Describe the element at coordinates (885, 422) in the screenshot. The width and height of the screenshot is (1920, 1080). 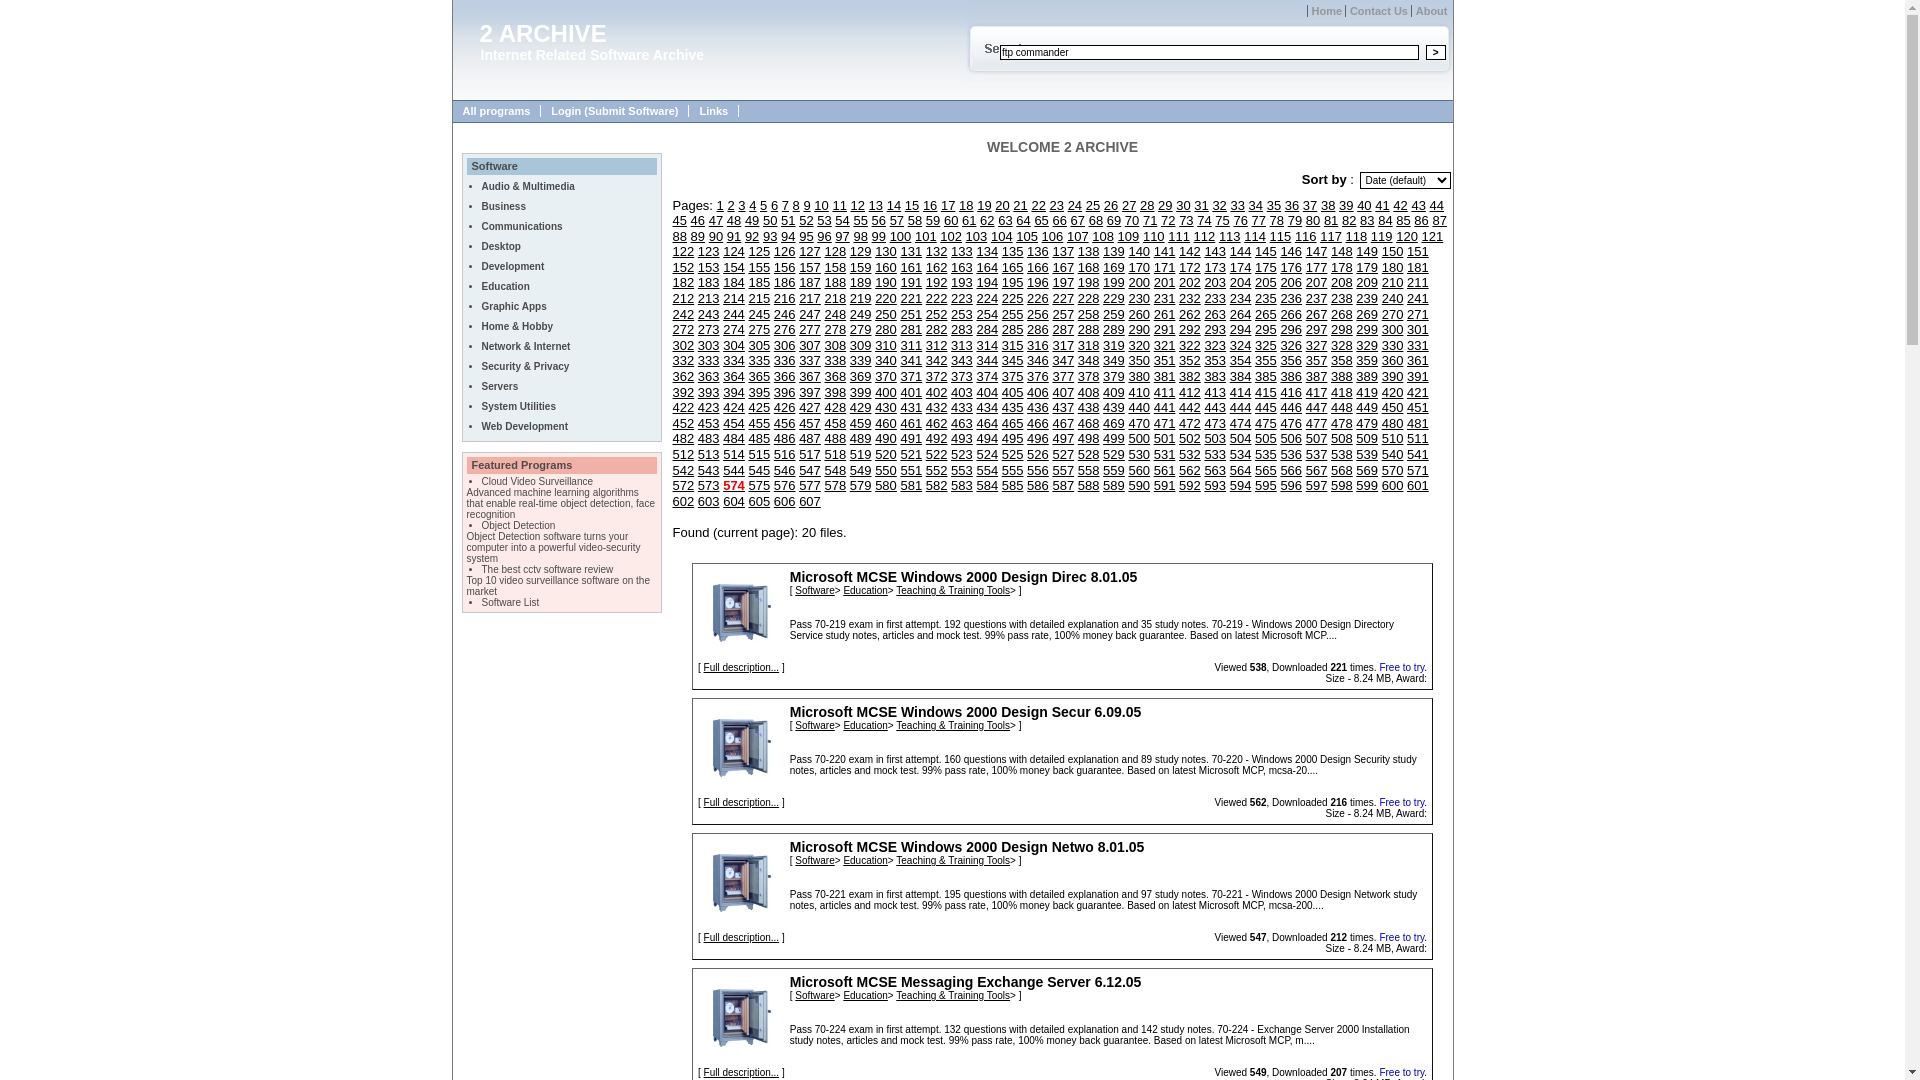
I see `'460'` at that location.